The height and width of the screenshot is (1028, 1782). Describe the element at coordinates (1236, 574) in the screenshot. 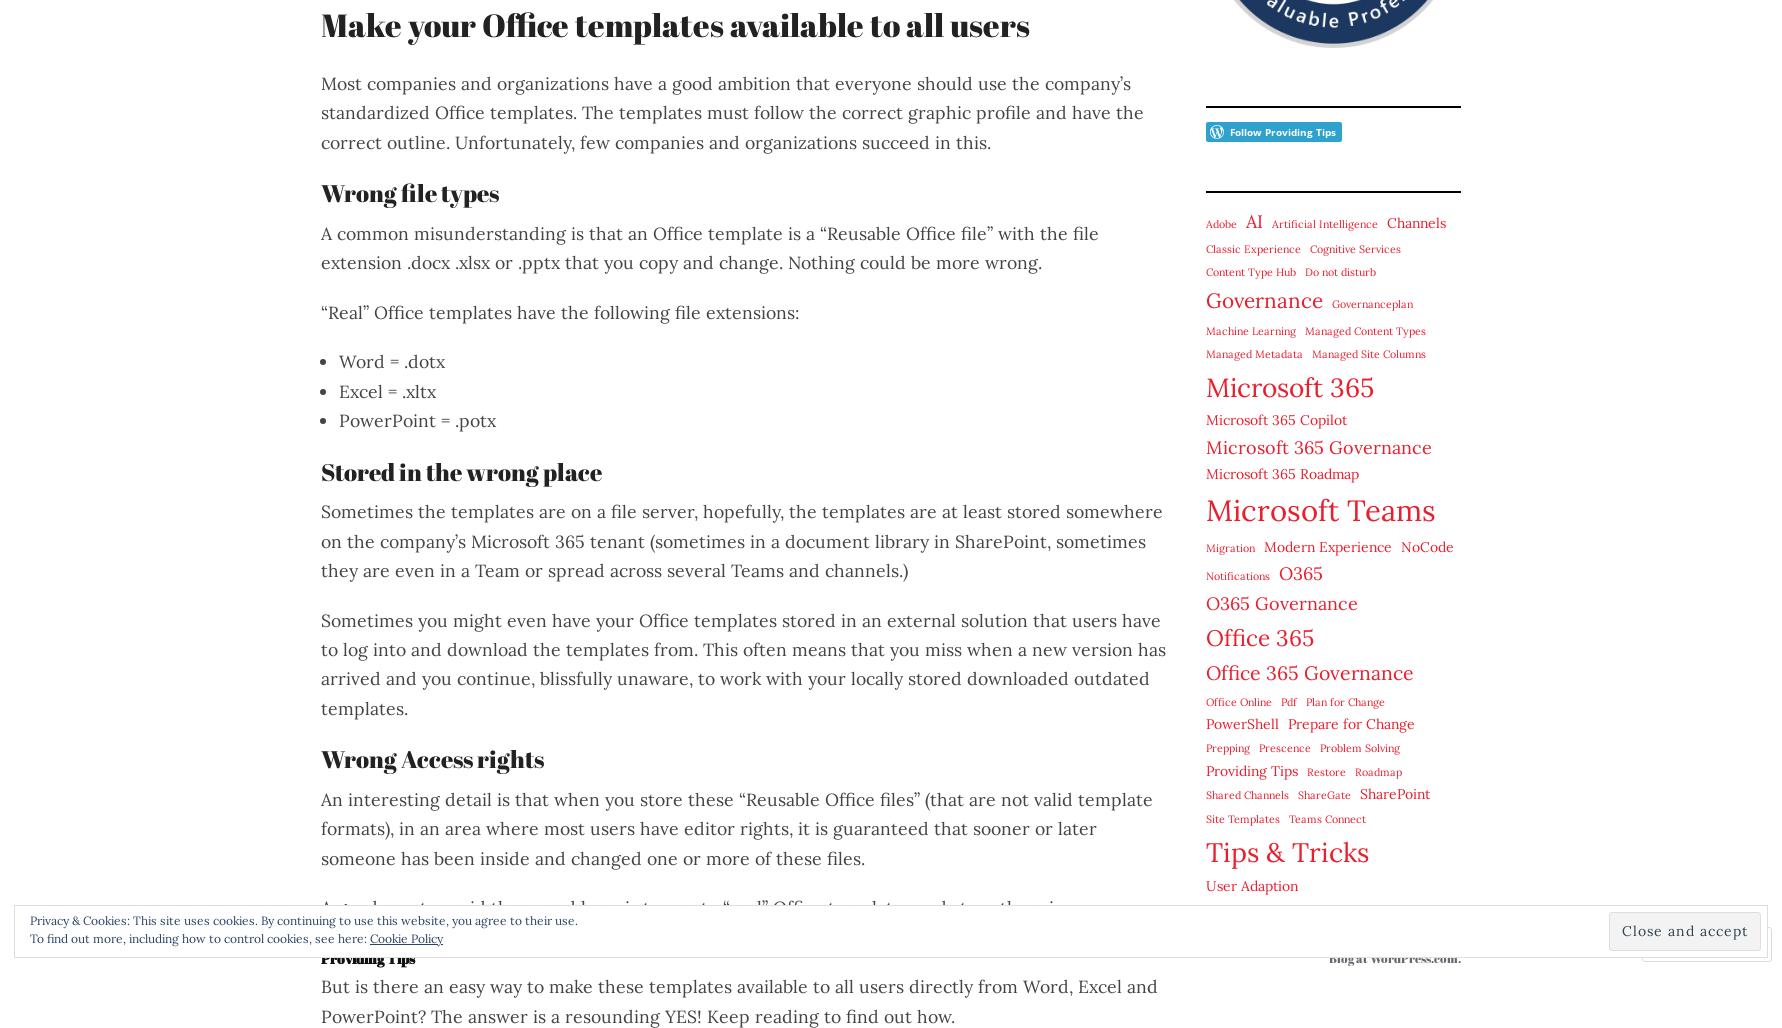

I see `'Notifications'` at that location.